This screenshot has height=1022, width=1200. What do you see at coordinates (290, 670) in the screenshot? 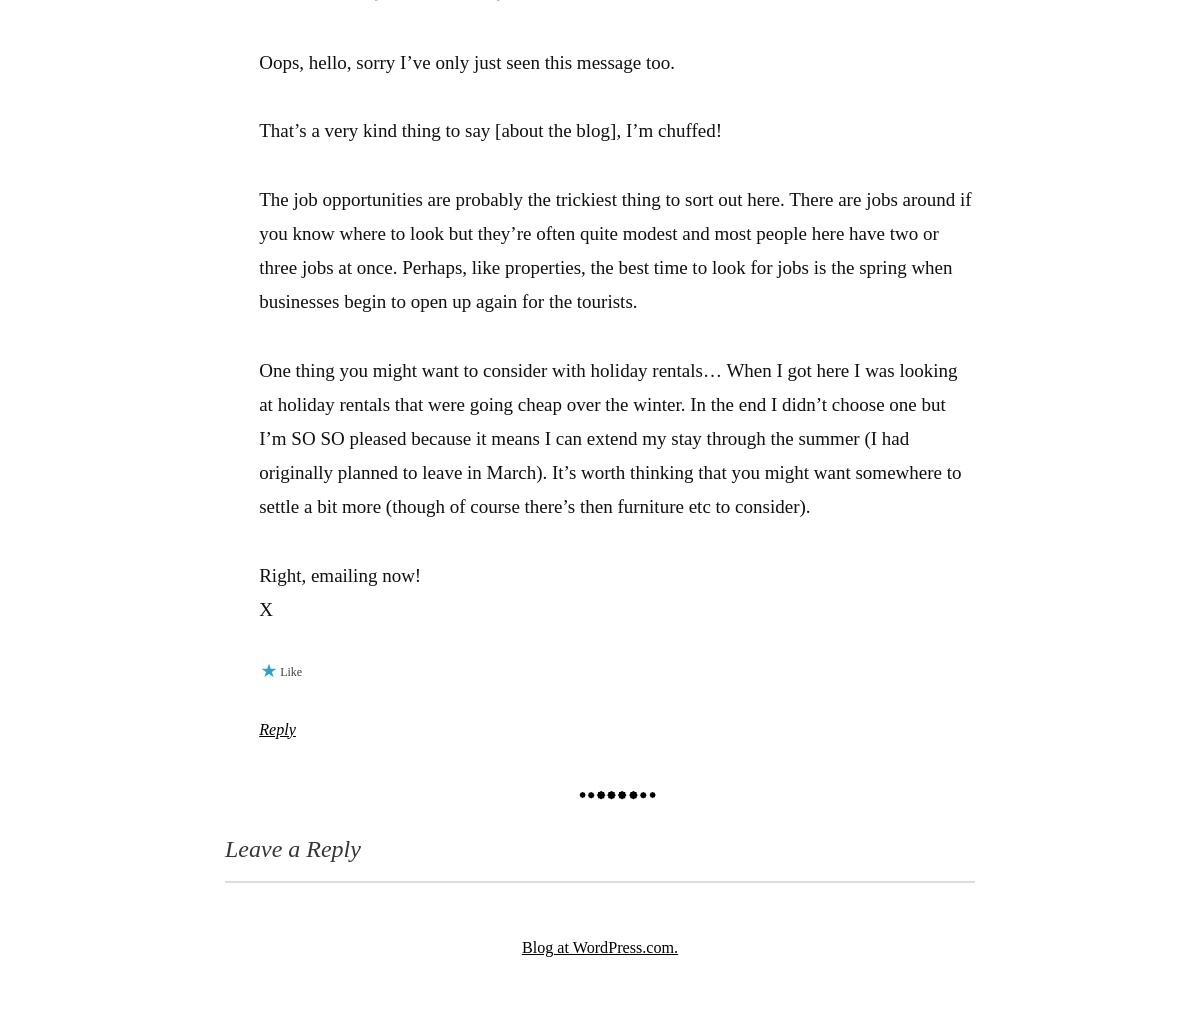
I see `'Like'` at bounding box center [290, 670].